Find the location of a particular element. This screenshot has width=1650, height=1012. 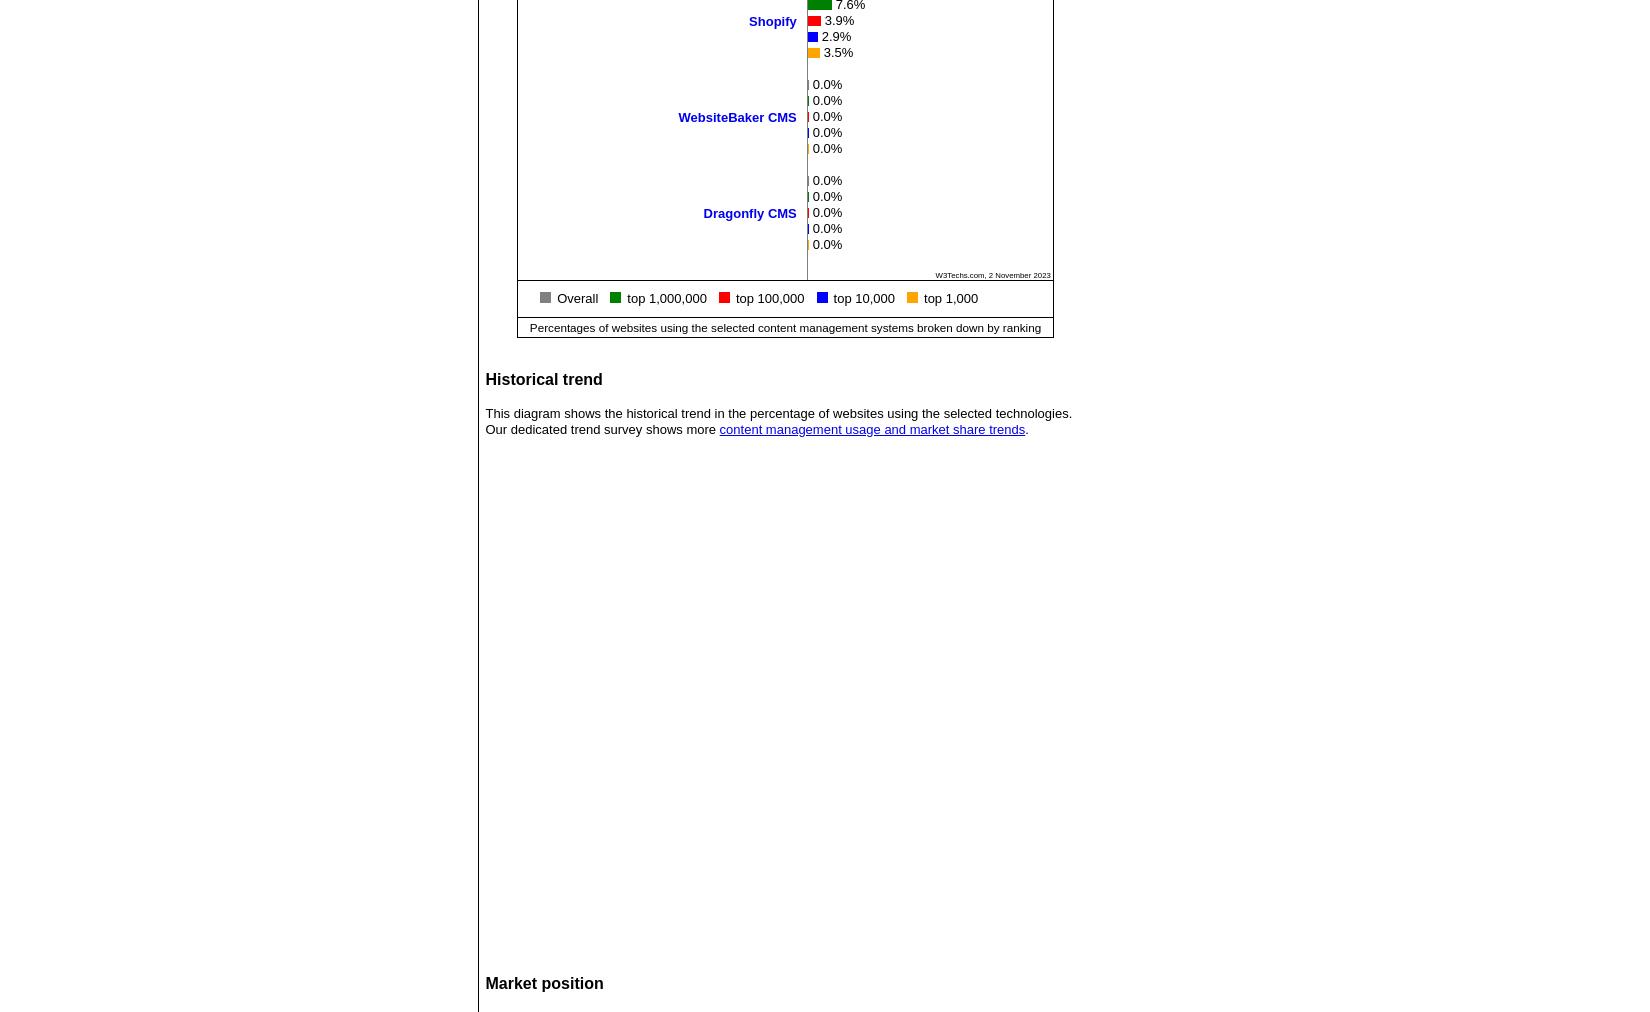

'WebsiteBaker CMS' is located at coordinates (736, 115).